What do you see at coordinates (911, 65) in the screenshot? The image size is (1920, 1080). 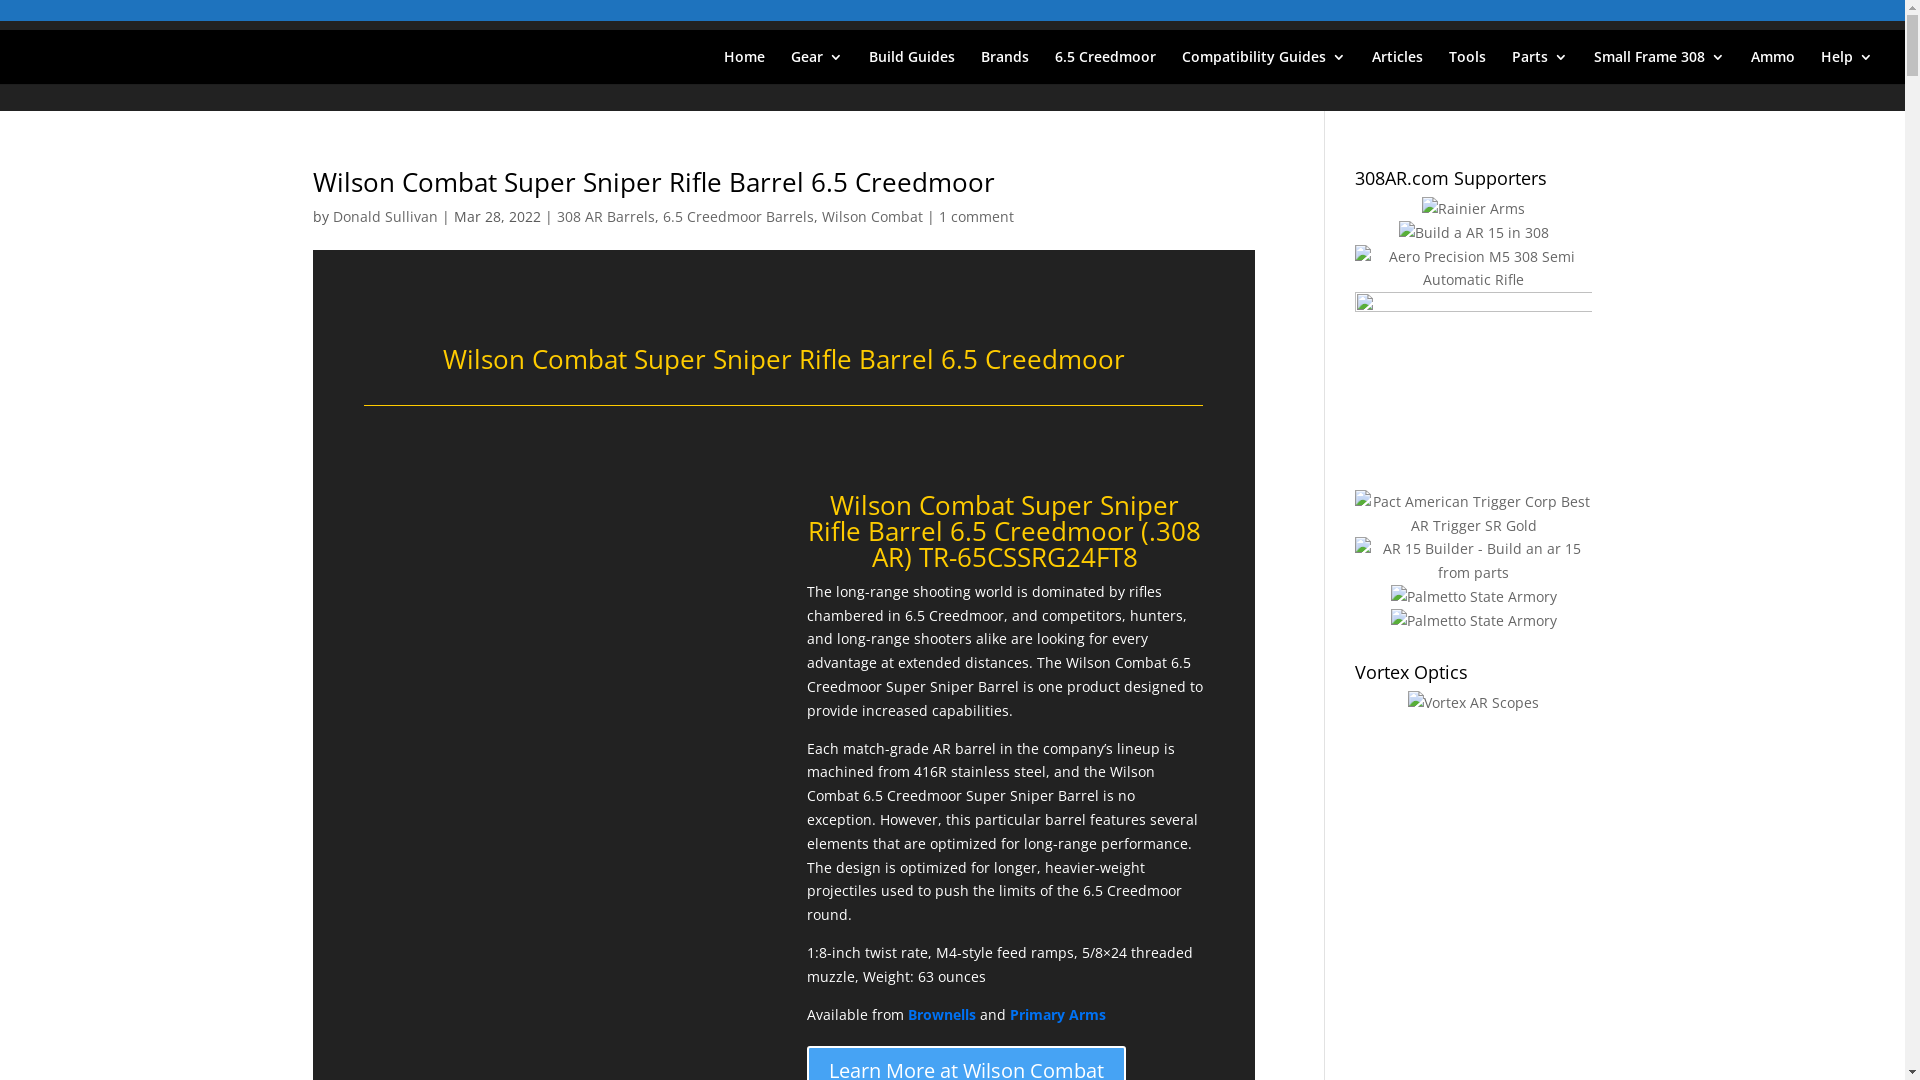 I see `'Build Guides'` at bounding box center [911, 65].